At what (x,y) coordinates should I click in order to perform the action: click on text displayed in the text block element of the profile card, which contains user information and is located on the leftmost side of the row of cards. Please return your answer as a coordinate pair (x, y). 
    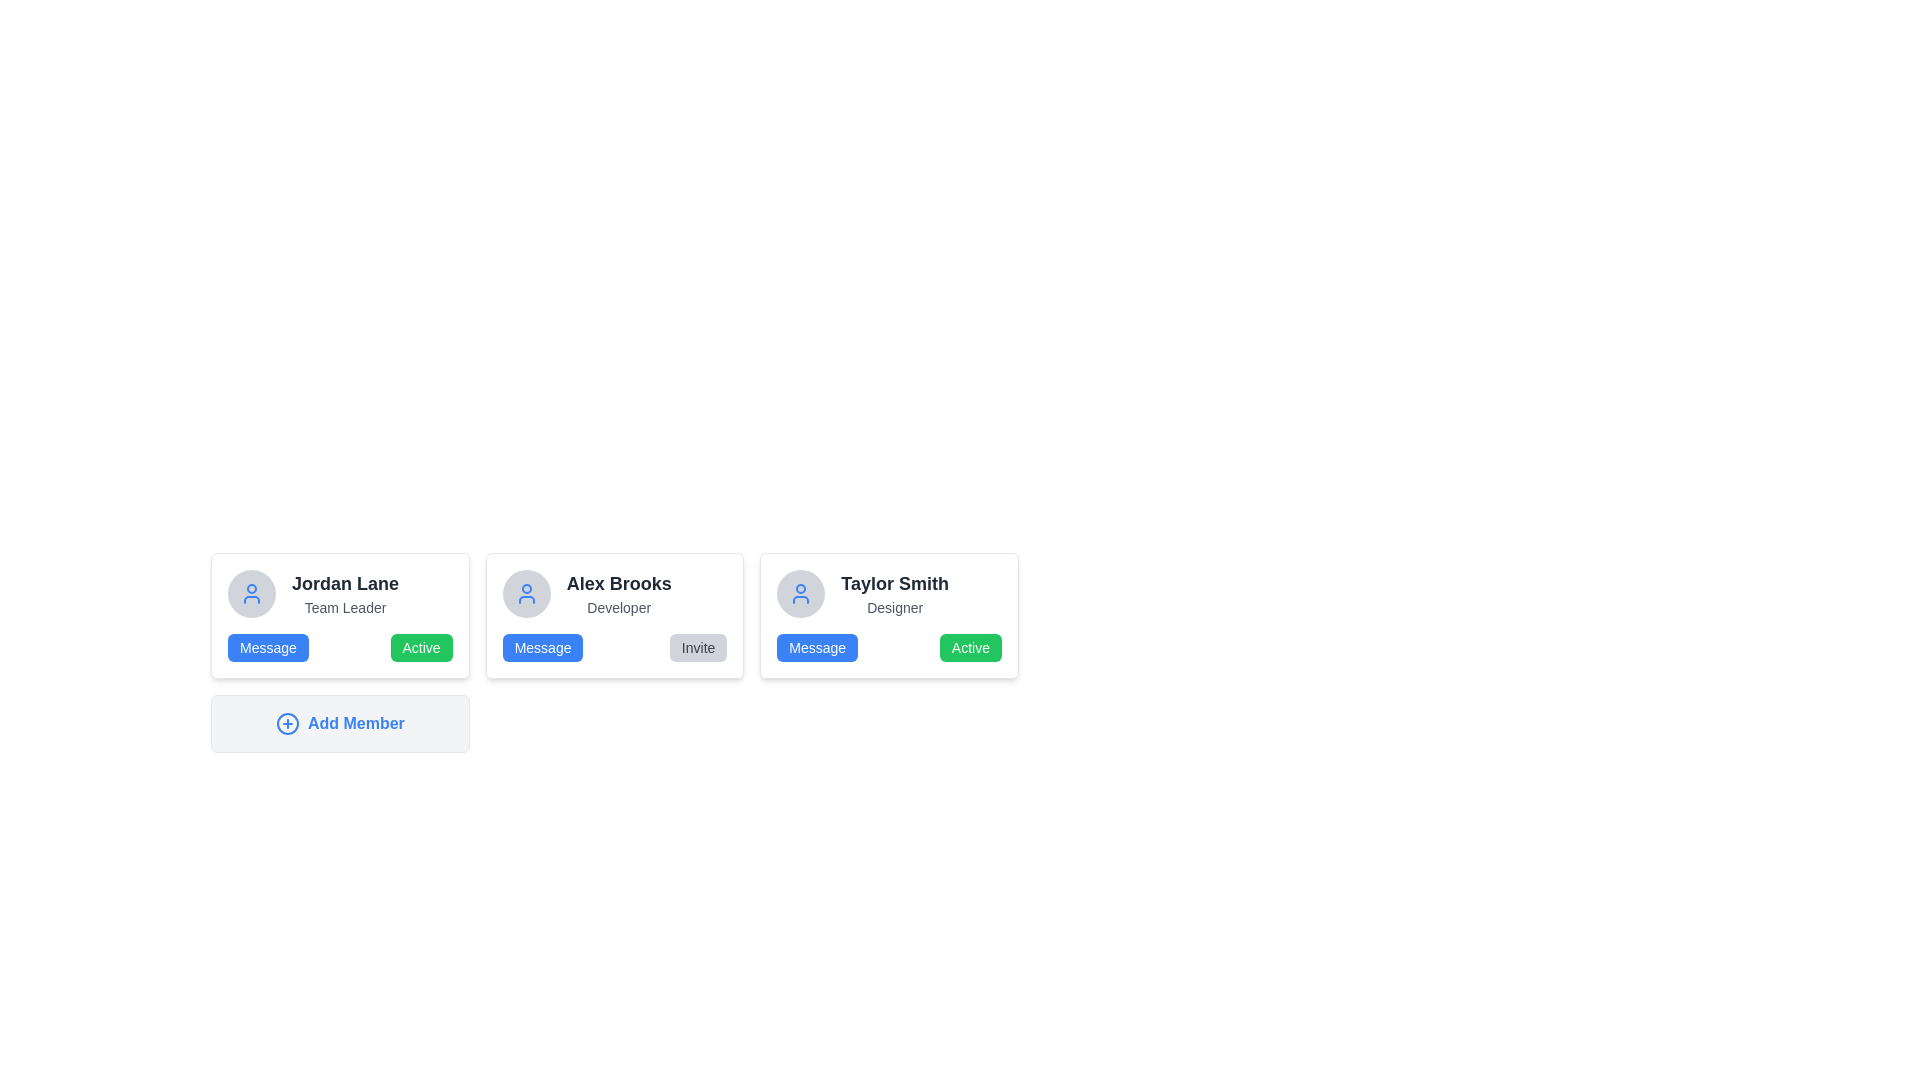
    Looking at the image, I should click on (345, 593).